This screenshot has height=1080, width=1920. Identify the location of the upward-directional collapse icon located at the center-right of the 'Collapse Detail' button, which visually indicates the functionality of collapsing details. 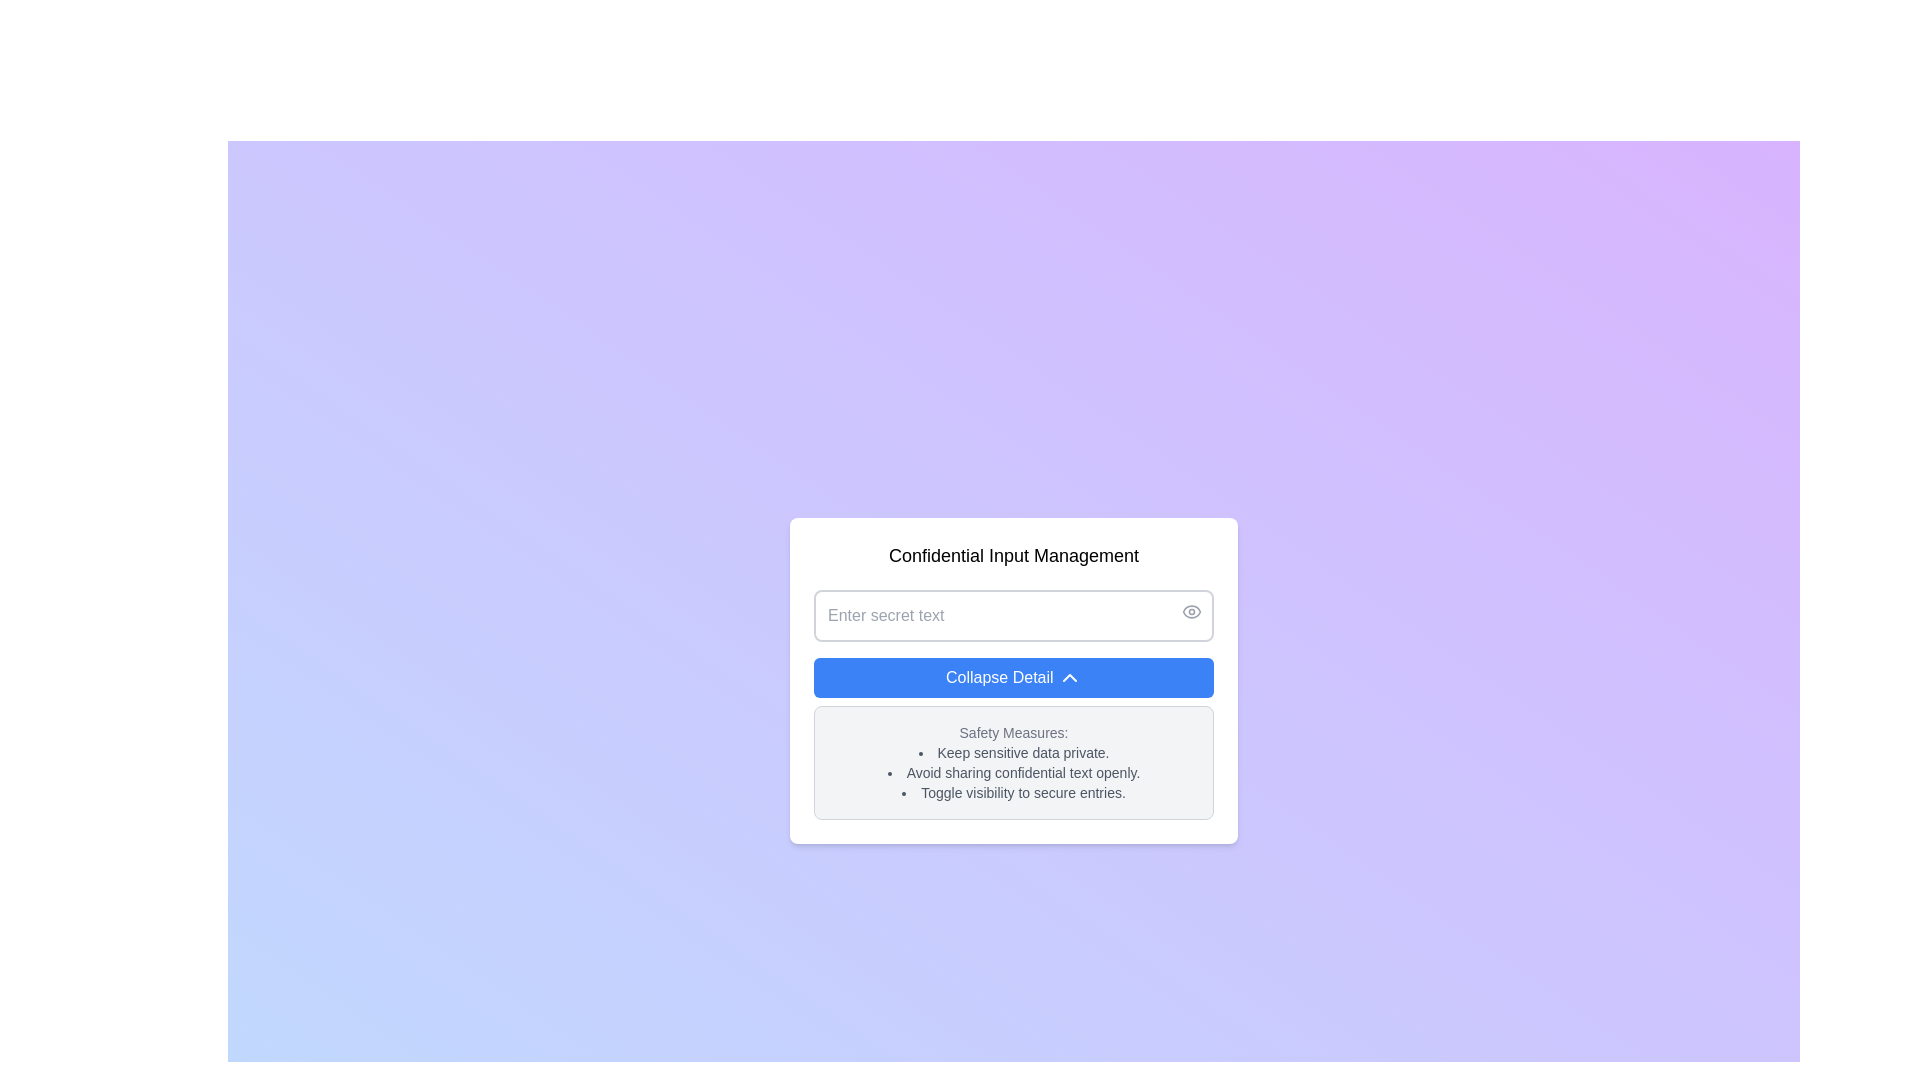
(1069, 677).